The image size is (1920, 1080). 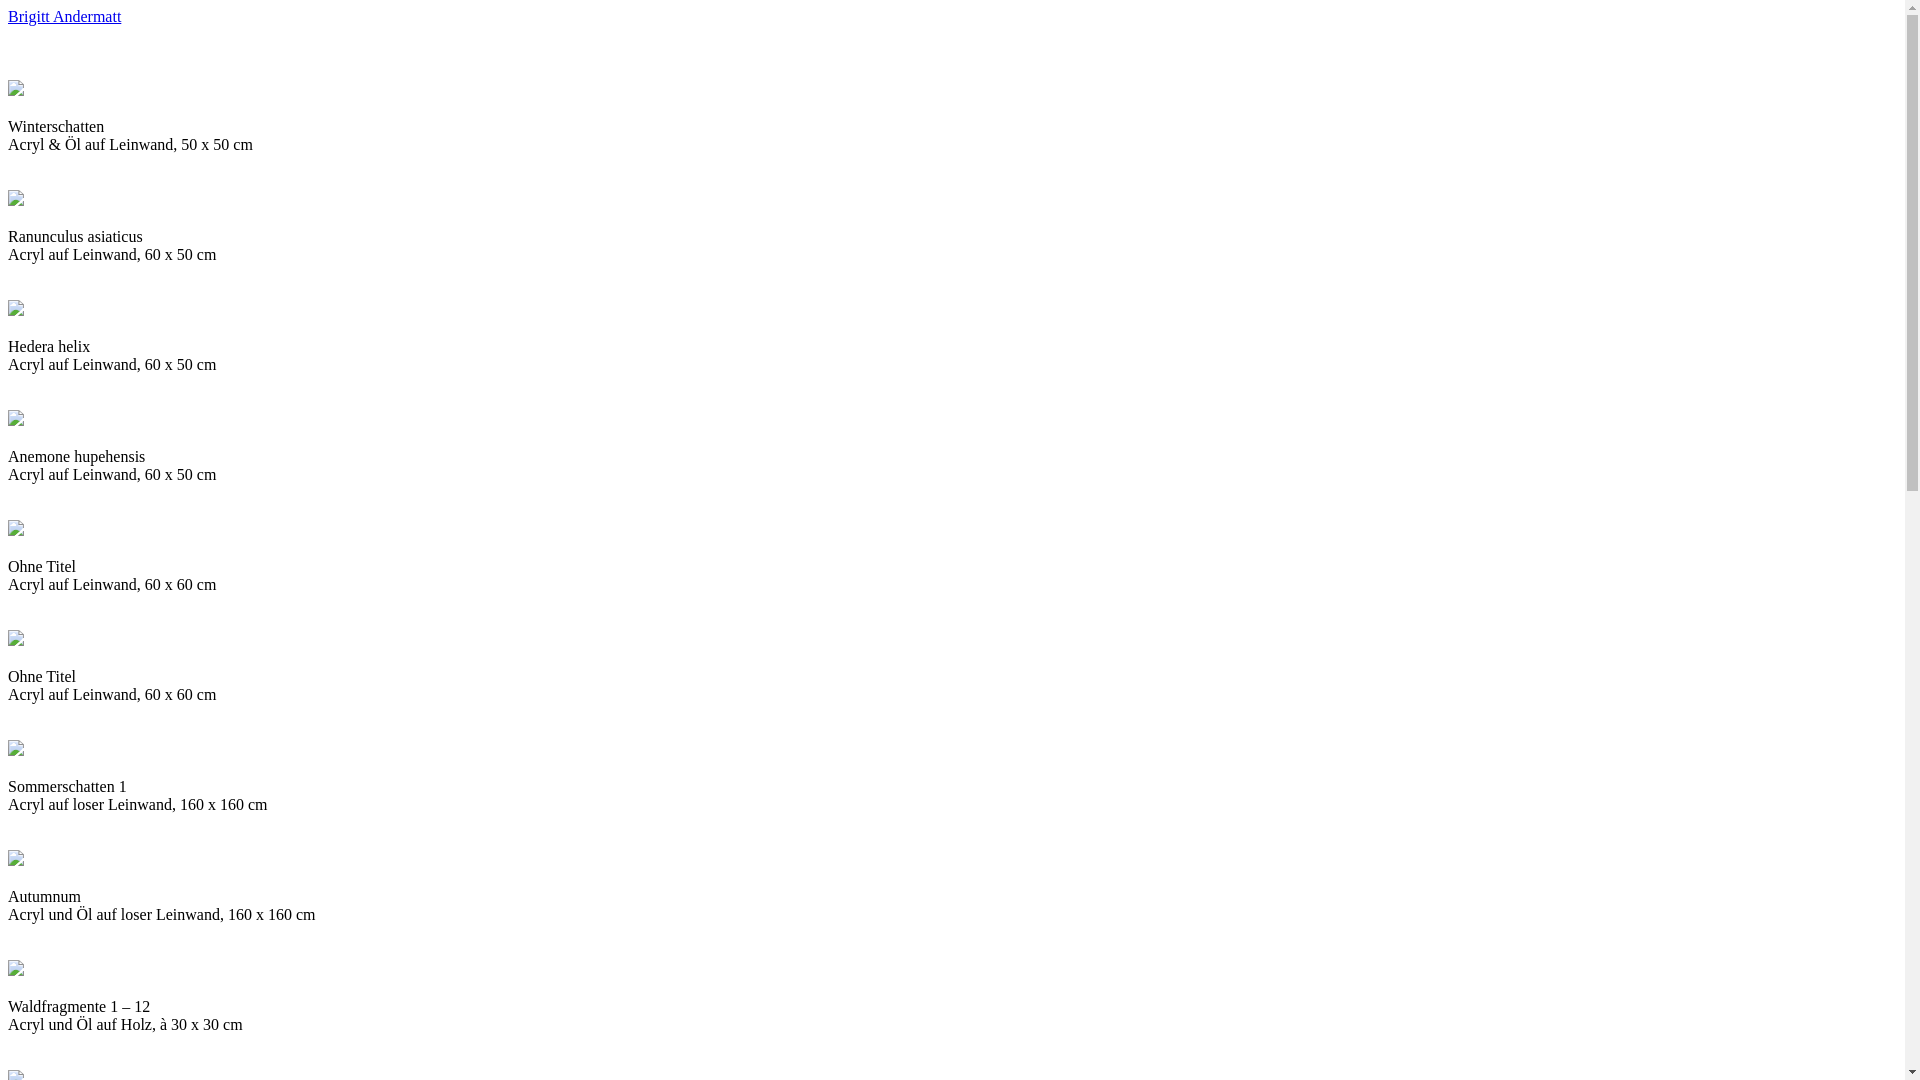 I want to click on 'Brigitt Andermatt', so click(x=64, y=16).